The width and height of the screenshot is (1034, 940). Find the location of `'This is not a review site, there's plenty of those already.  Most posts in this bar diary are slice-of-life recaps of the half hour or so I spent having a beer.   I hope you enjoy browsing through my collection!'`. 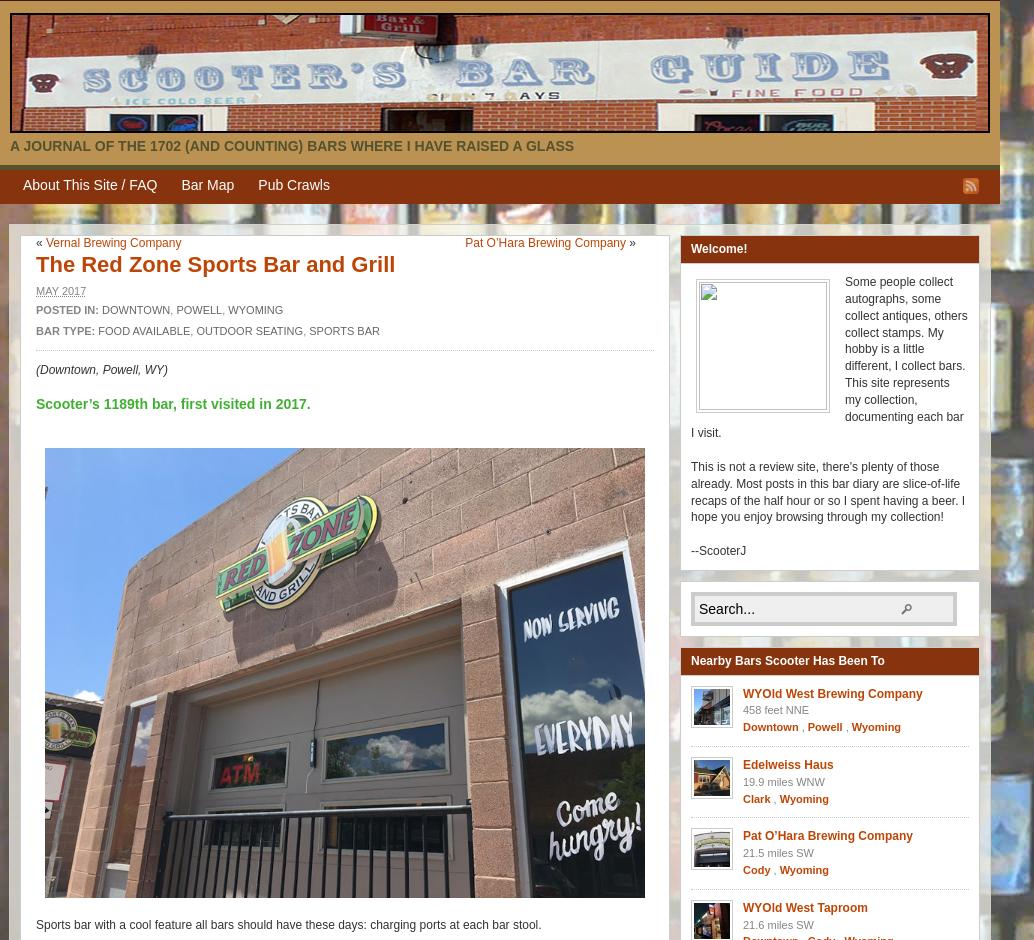

'This is not a review site, there's plenty of those already.  Most posts in this bar diary are slice-of-life recaps of the half hour or so I spent having a beer.   I hope you enjoy browsing through my collection!' is located at coordinates (691, 491).